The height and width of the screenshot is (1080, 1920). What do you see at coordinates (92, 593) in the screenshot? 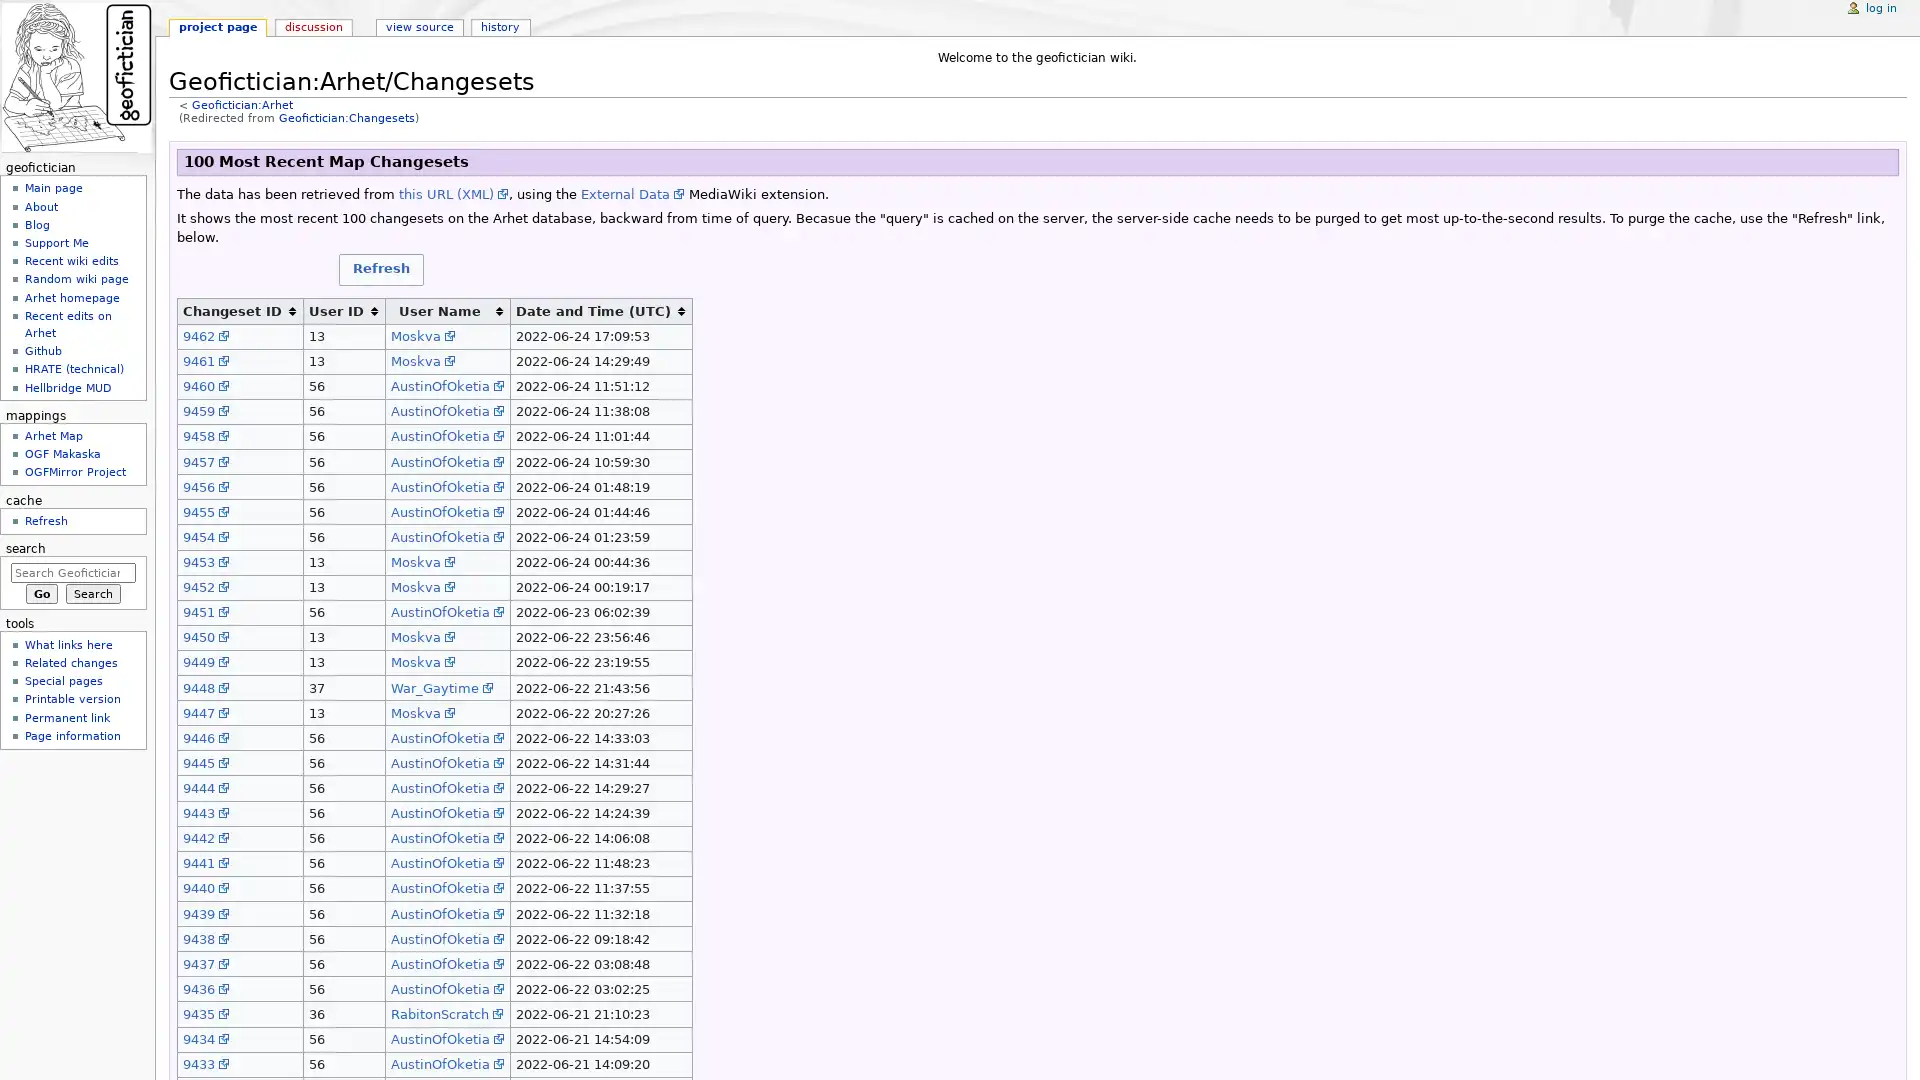
I see `Search` at bounding box center [92, 593].